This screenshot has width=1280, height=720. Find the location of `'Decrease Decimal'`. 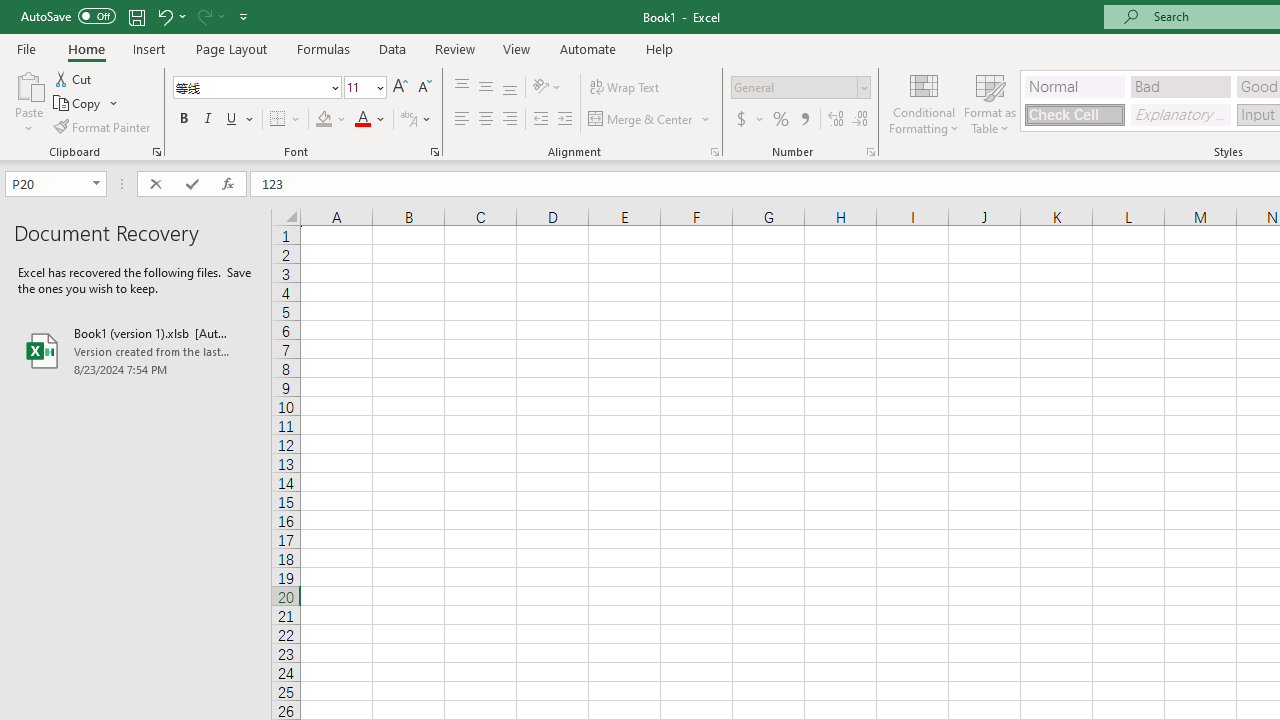

'Decrease Decimal' is located at coordinates (859, 119).